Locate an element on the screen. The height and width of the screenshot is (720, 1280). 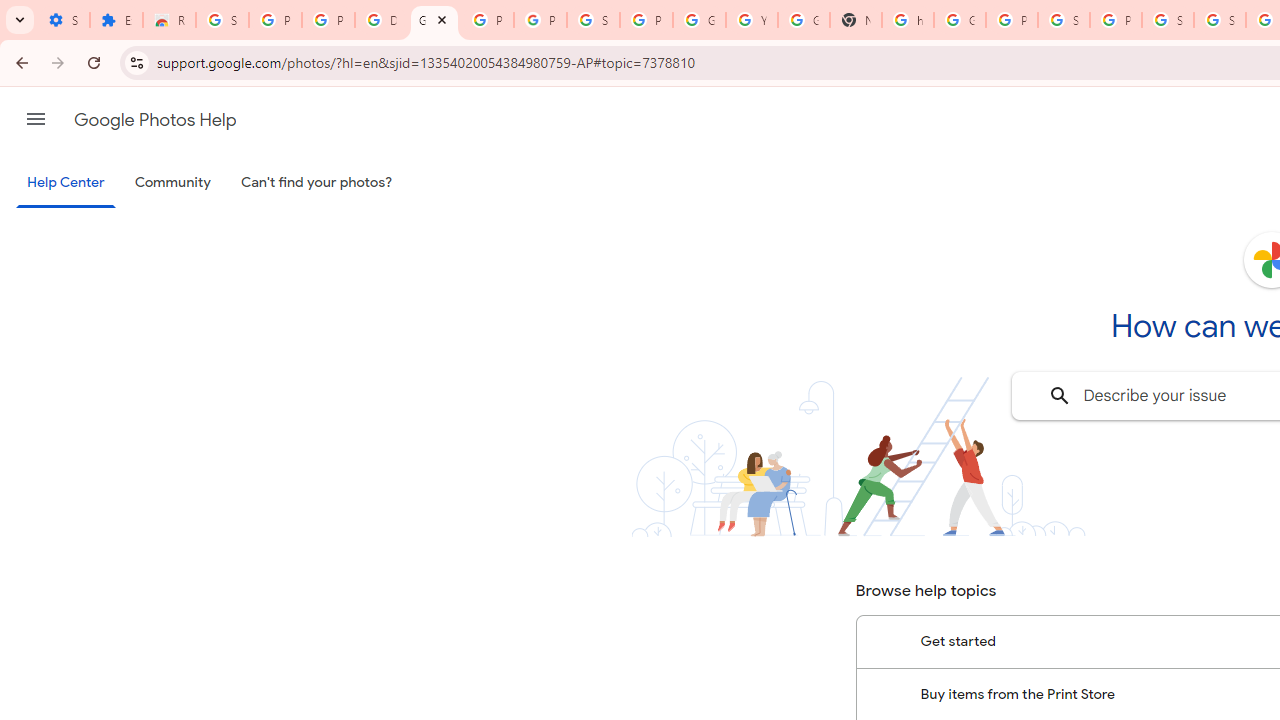
'Extensions' is located at coordinates (115, 20).